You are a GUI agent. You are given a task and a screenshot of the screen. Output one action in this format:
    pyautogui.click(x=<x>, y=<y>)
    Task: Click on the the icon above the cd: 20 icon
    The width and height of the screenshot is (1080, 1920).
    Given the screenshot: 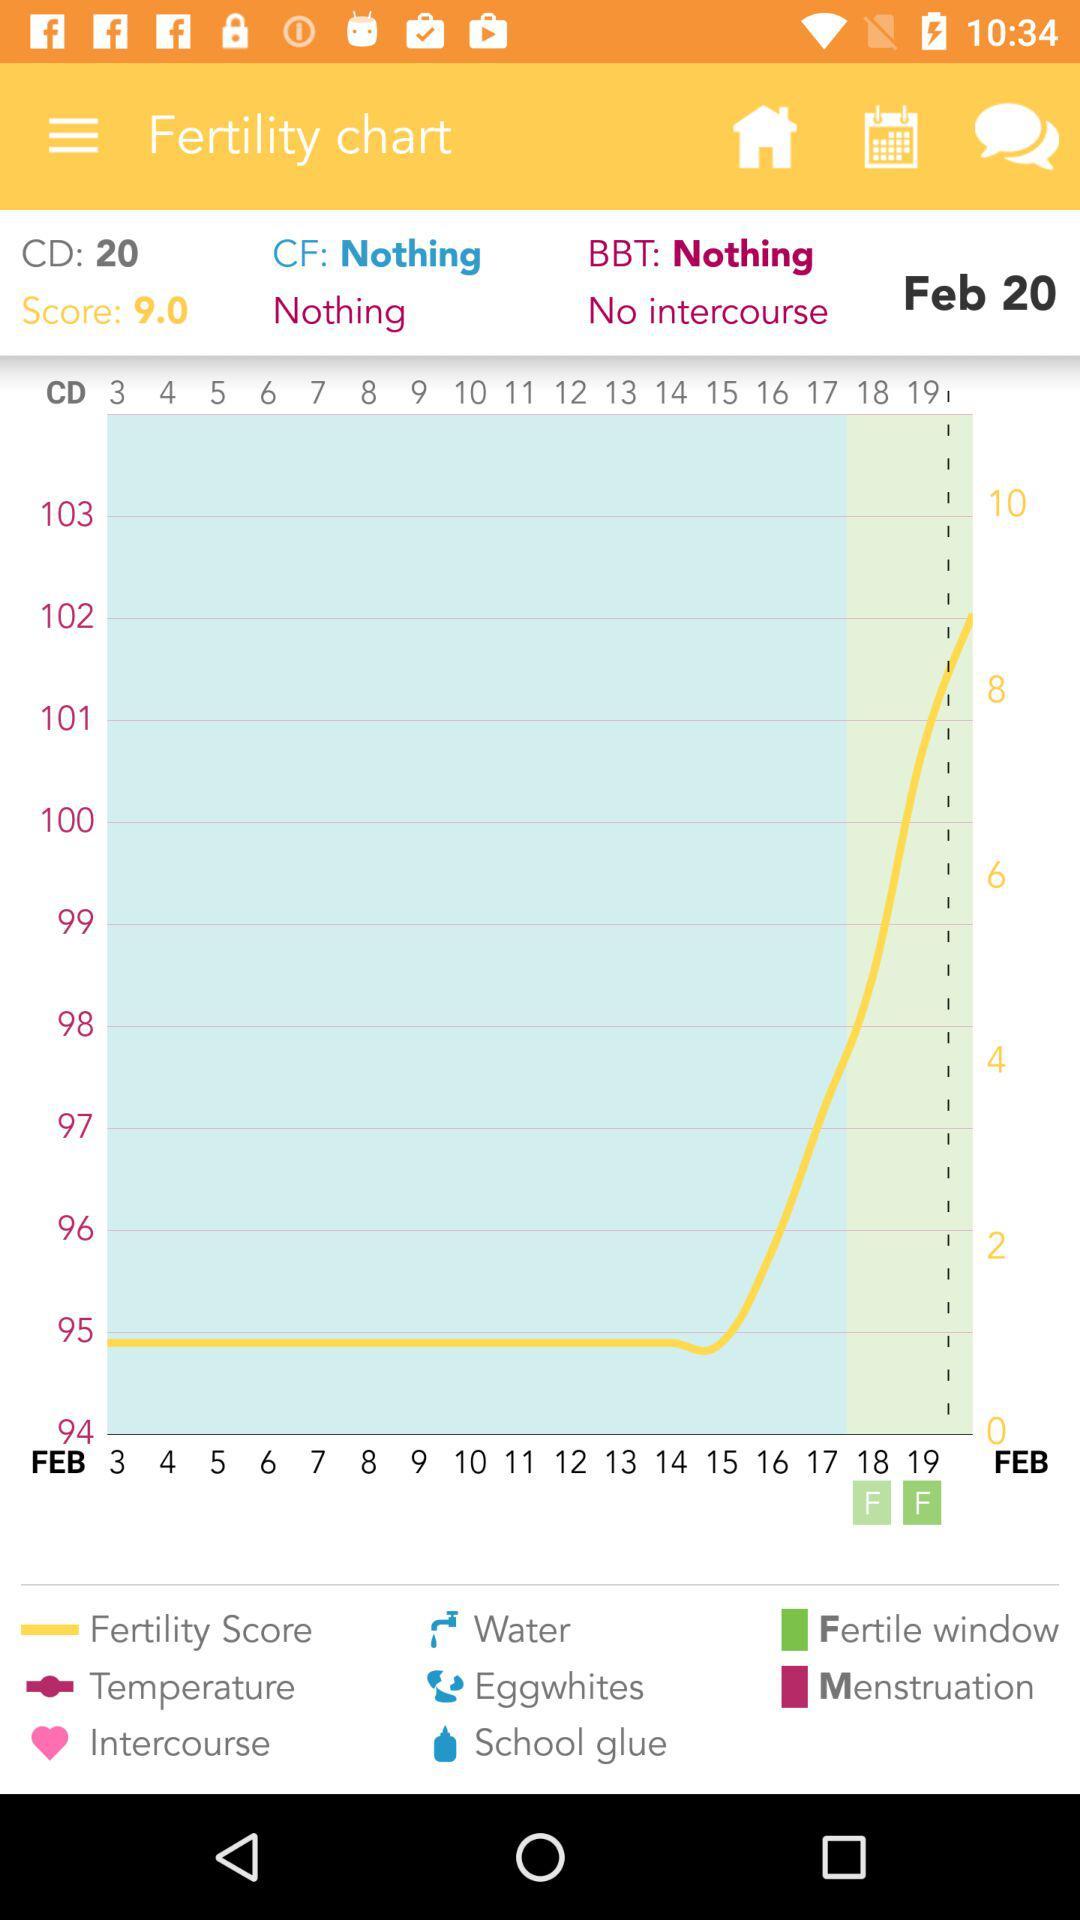 What is the action you would take?
    pyautogui.click(x=72, y=135)
    